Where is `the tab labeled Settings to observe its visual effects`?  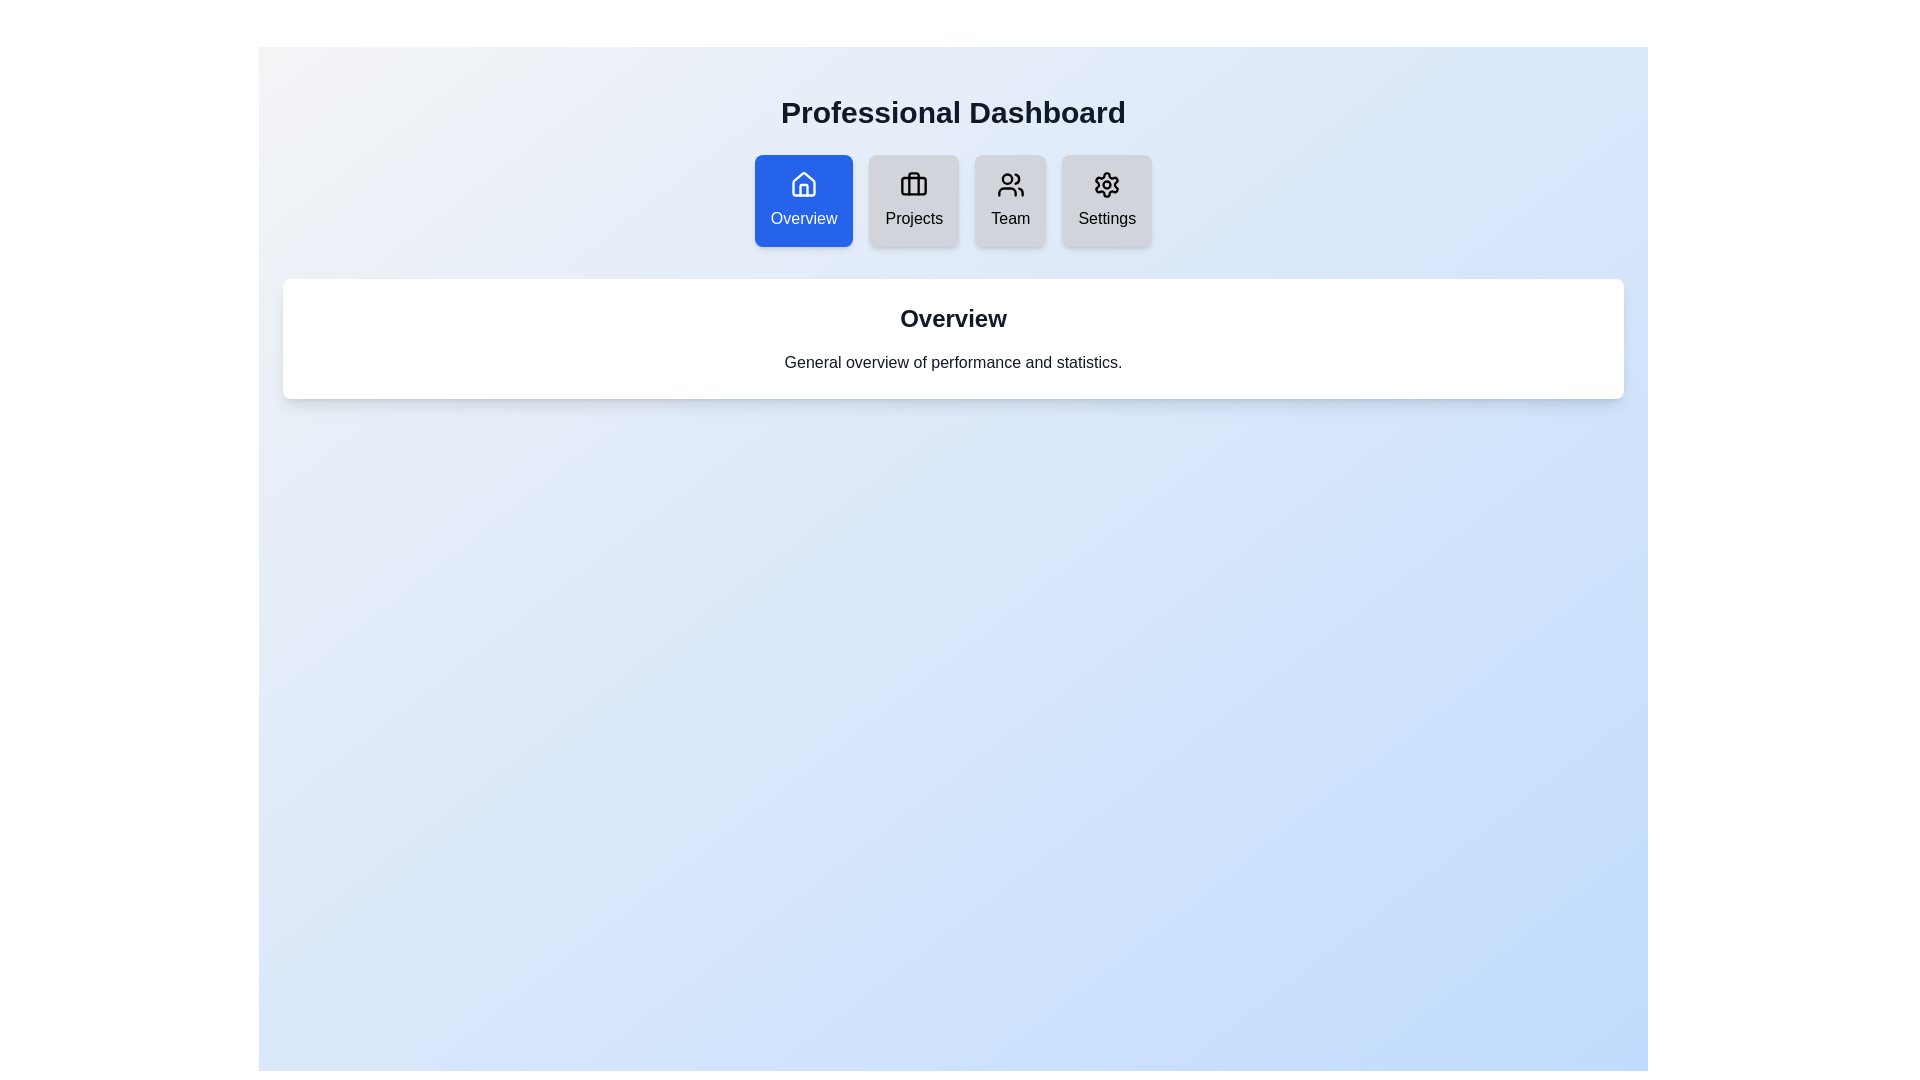
the tab labeled Settings to observe its visual effects is located at coordinates (1106, 200).